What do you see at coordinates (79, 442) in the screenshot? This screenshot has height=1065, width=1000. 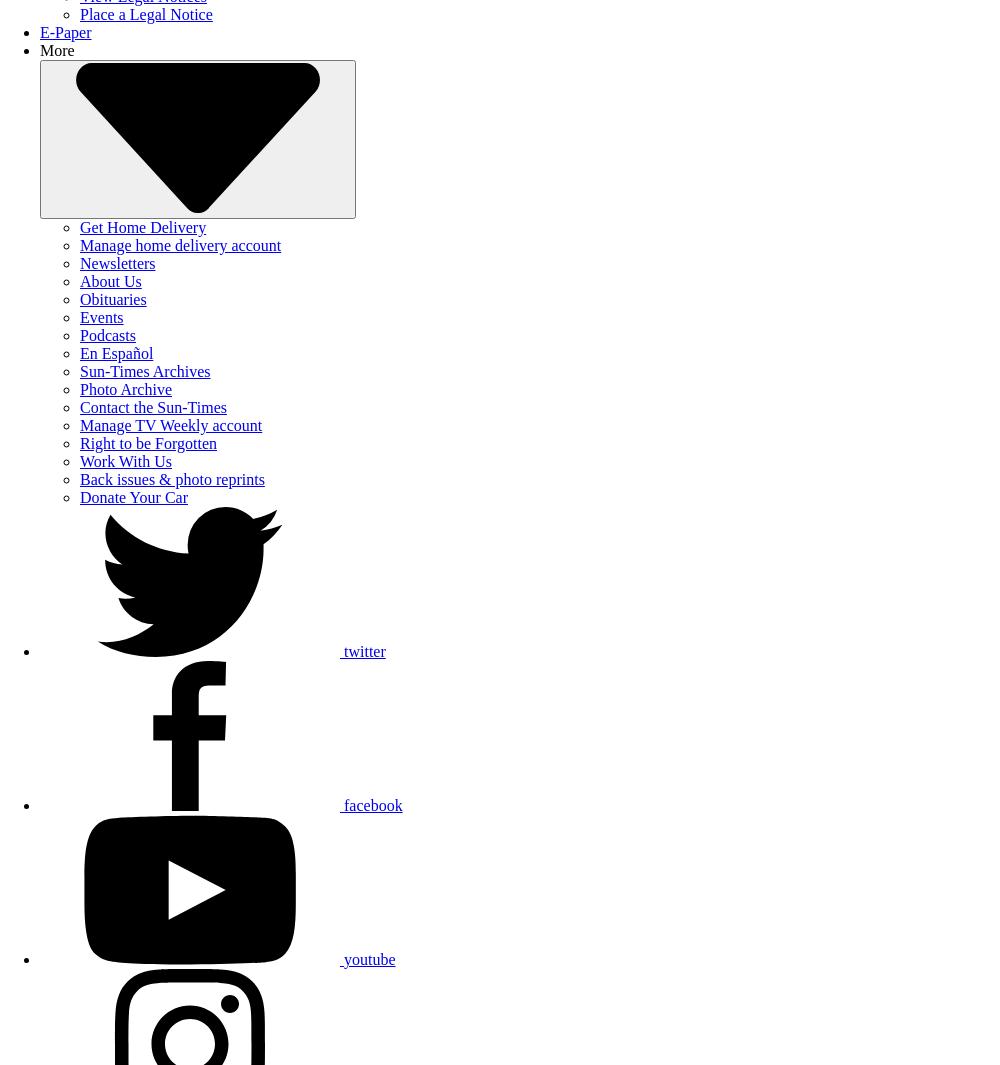 I see `'Right to be Forgotten'` at bounding box center [79, 442].